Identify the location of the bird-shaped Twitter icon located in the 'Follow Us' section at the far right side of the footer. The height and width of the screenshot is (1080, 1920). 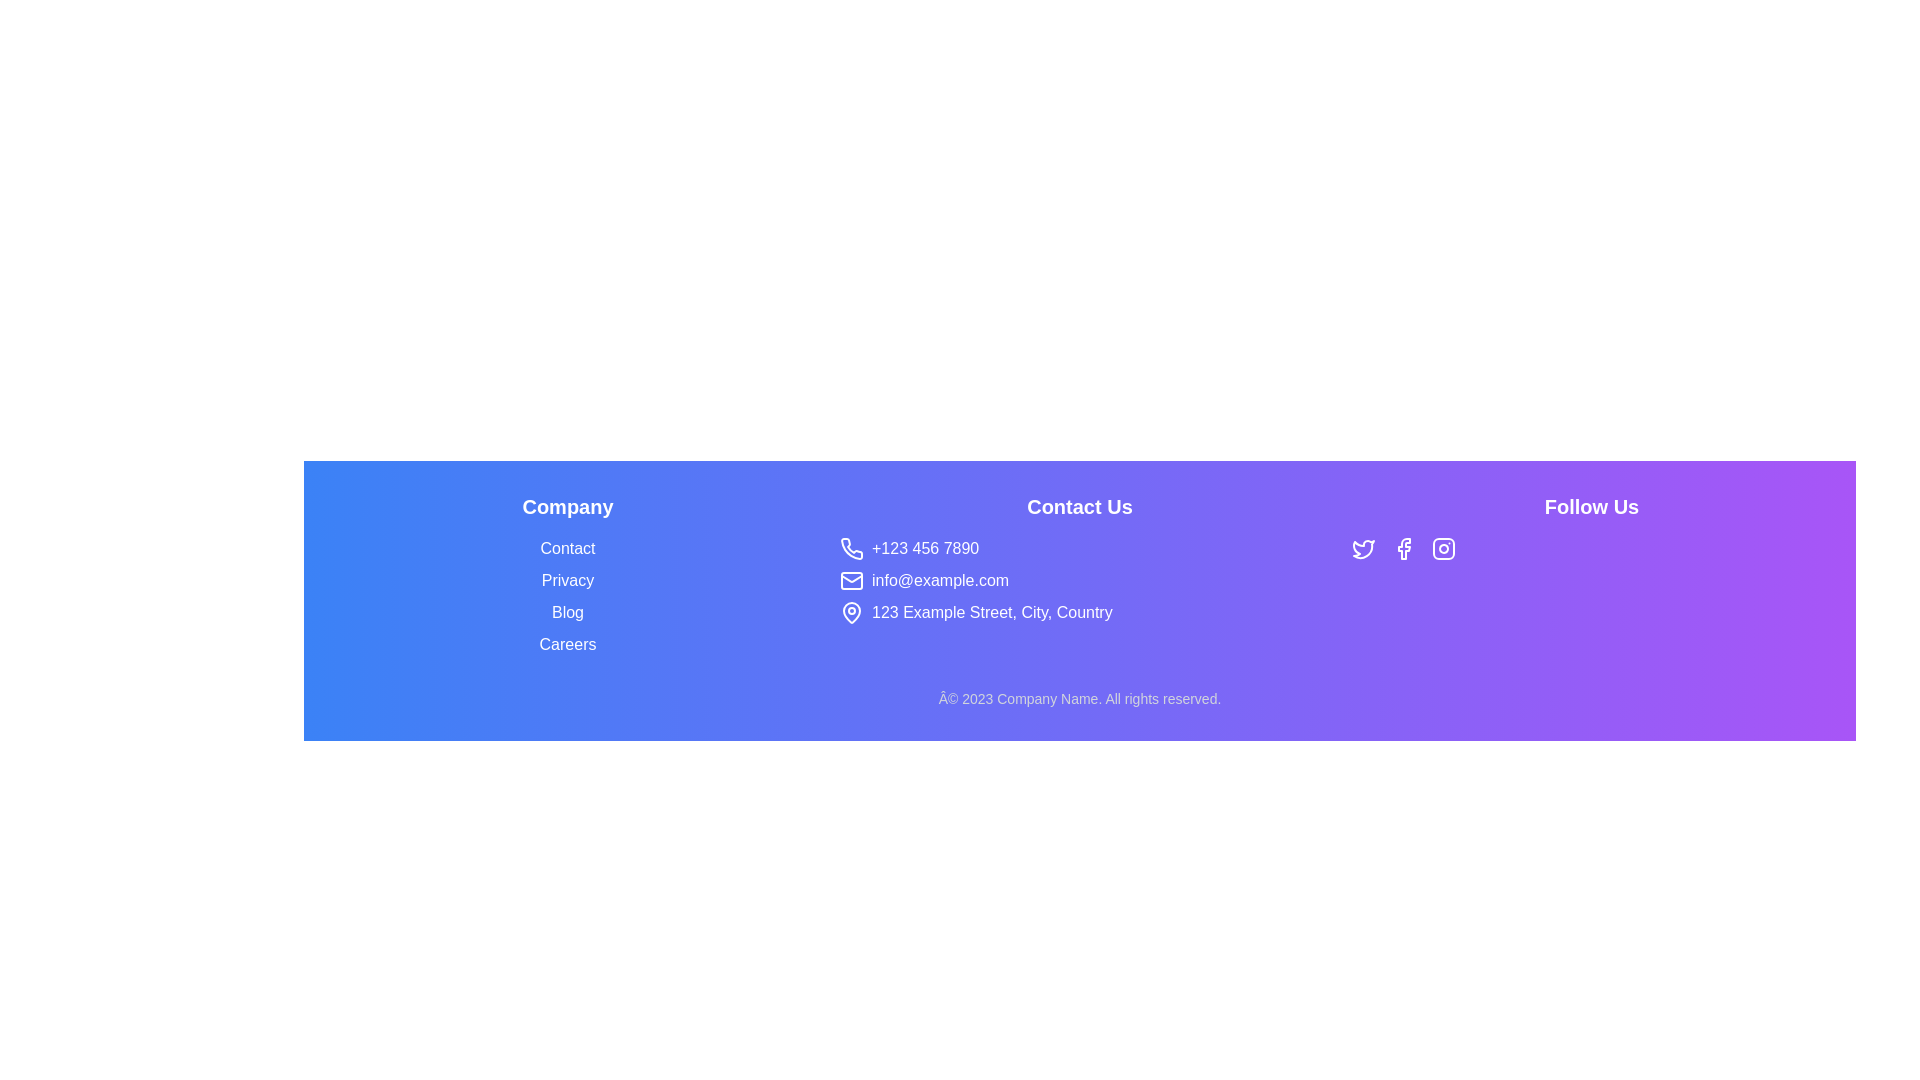
(1362, 548).